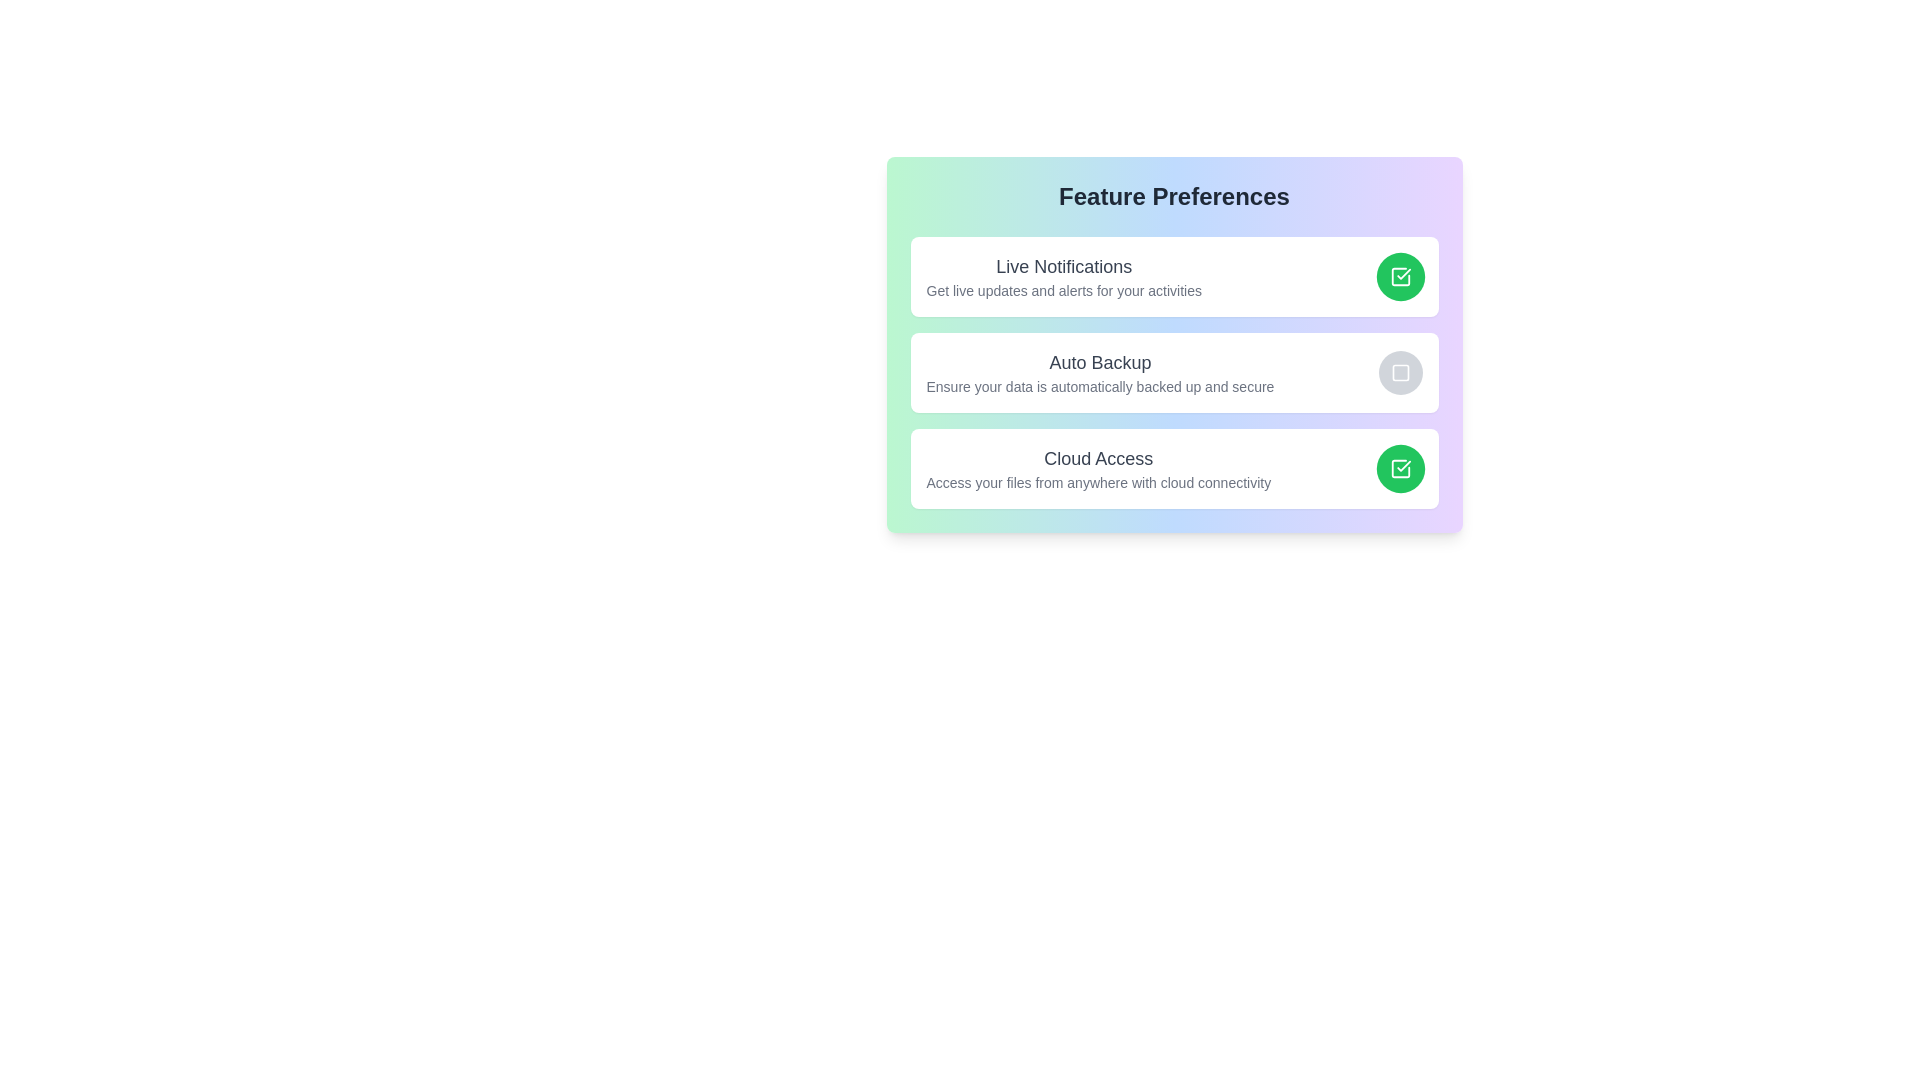  What do you see at coordinates (1399, 277) in the screenshot?
I see `the toggle button for 'Live Notifications'` at bounding box center [1399, 277].